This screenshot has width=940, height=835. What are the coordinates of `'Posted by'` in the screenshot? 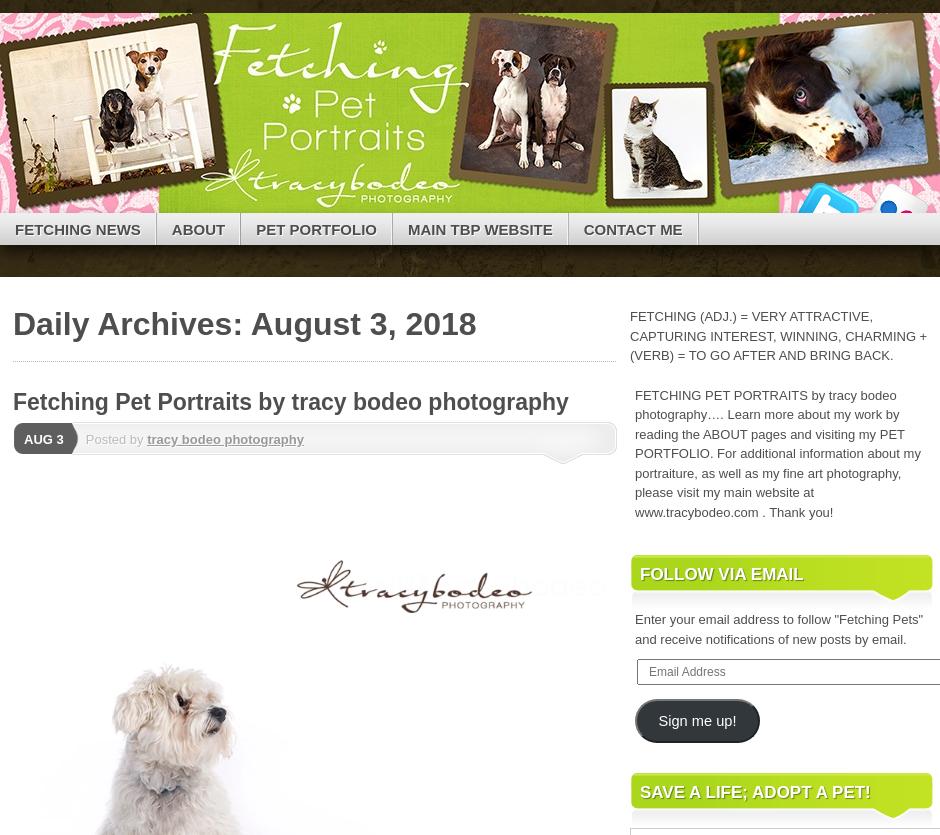 It's located at (115, 438).